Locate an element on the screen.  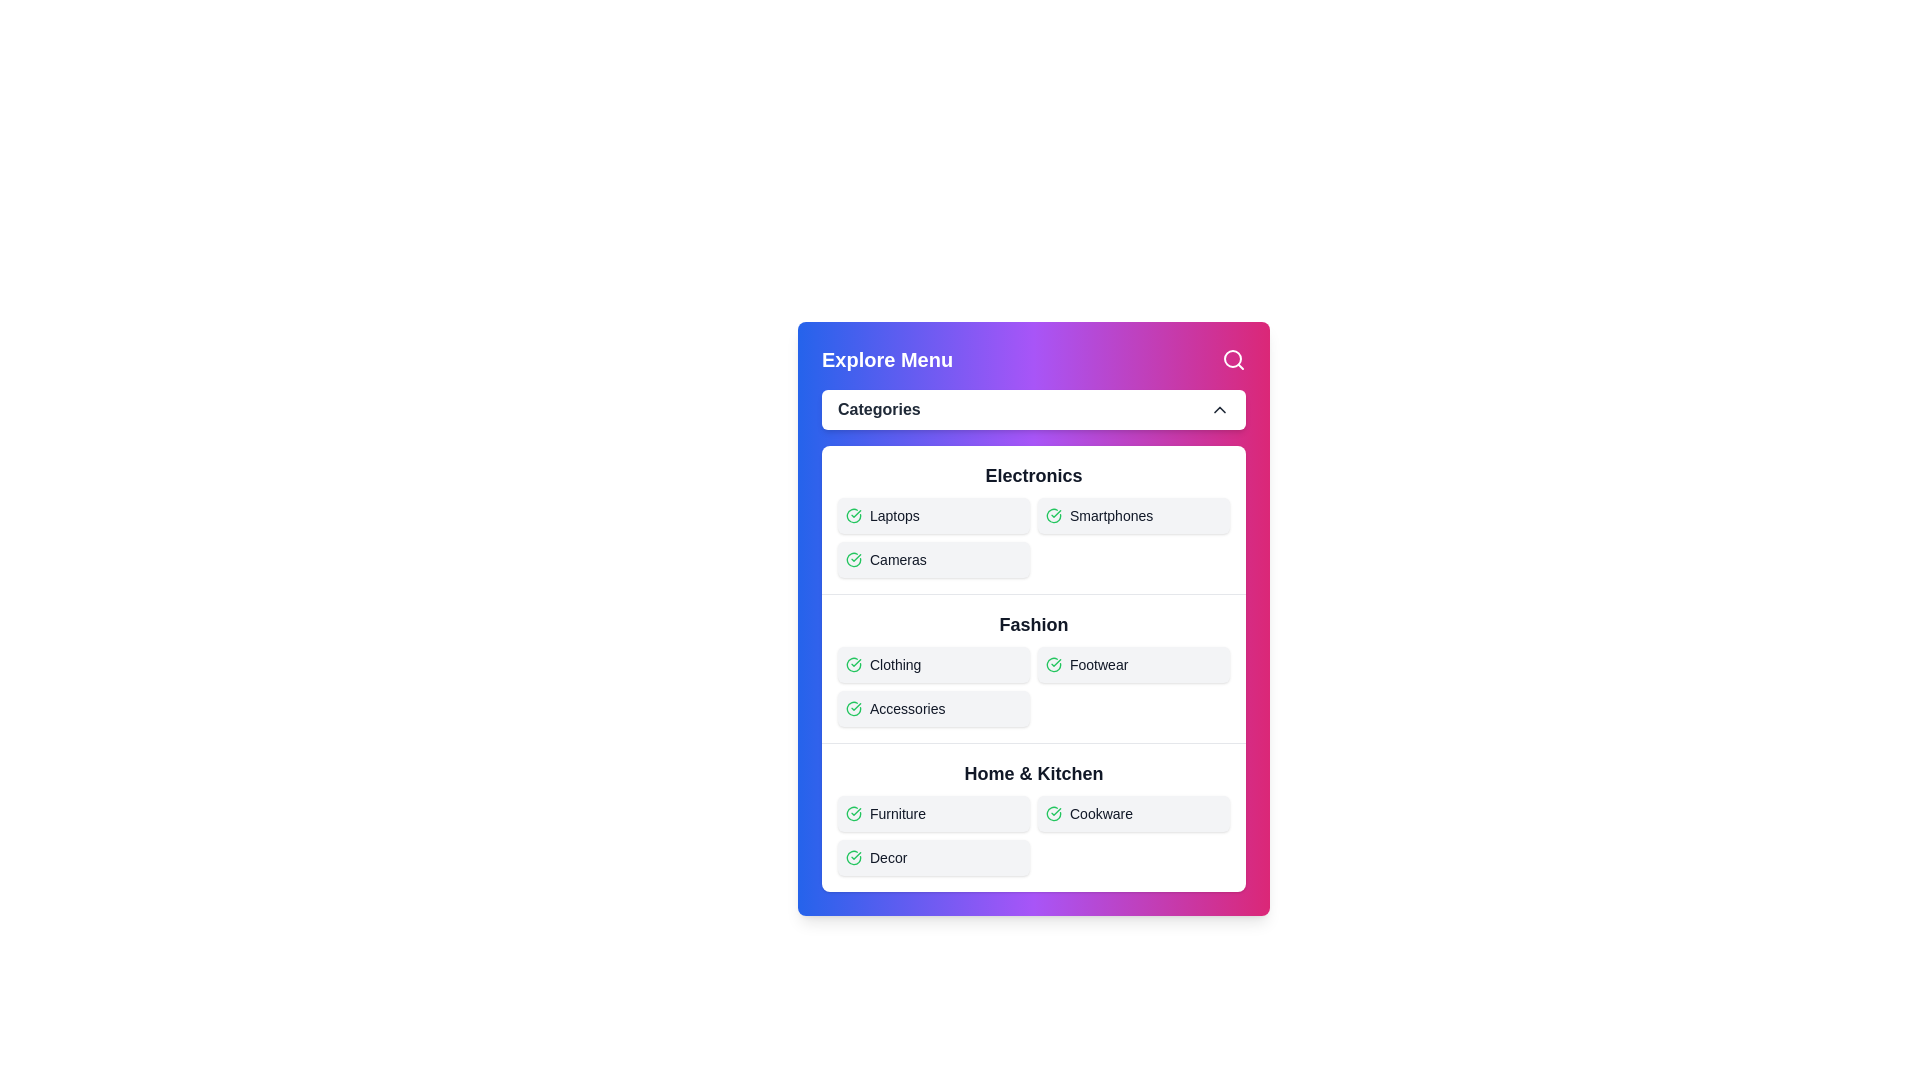
the completion icon for the 'Accessories' item located to the left of the text within the 'Fashion' category group is located at coordinates (854, 708).